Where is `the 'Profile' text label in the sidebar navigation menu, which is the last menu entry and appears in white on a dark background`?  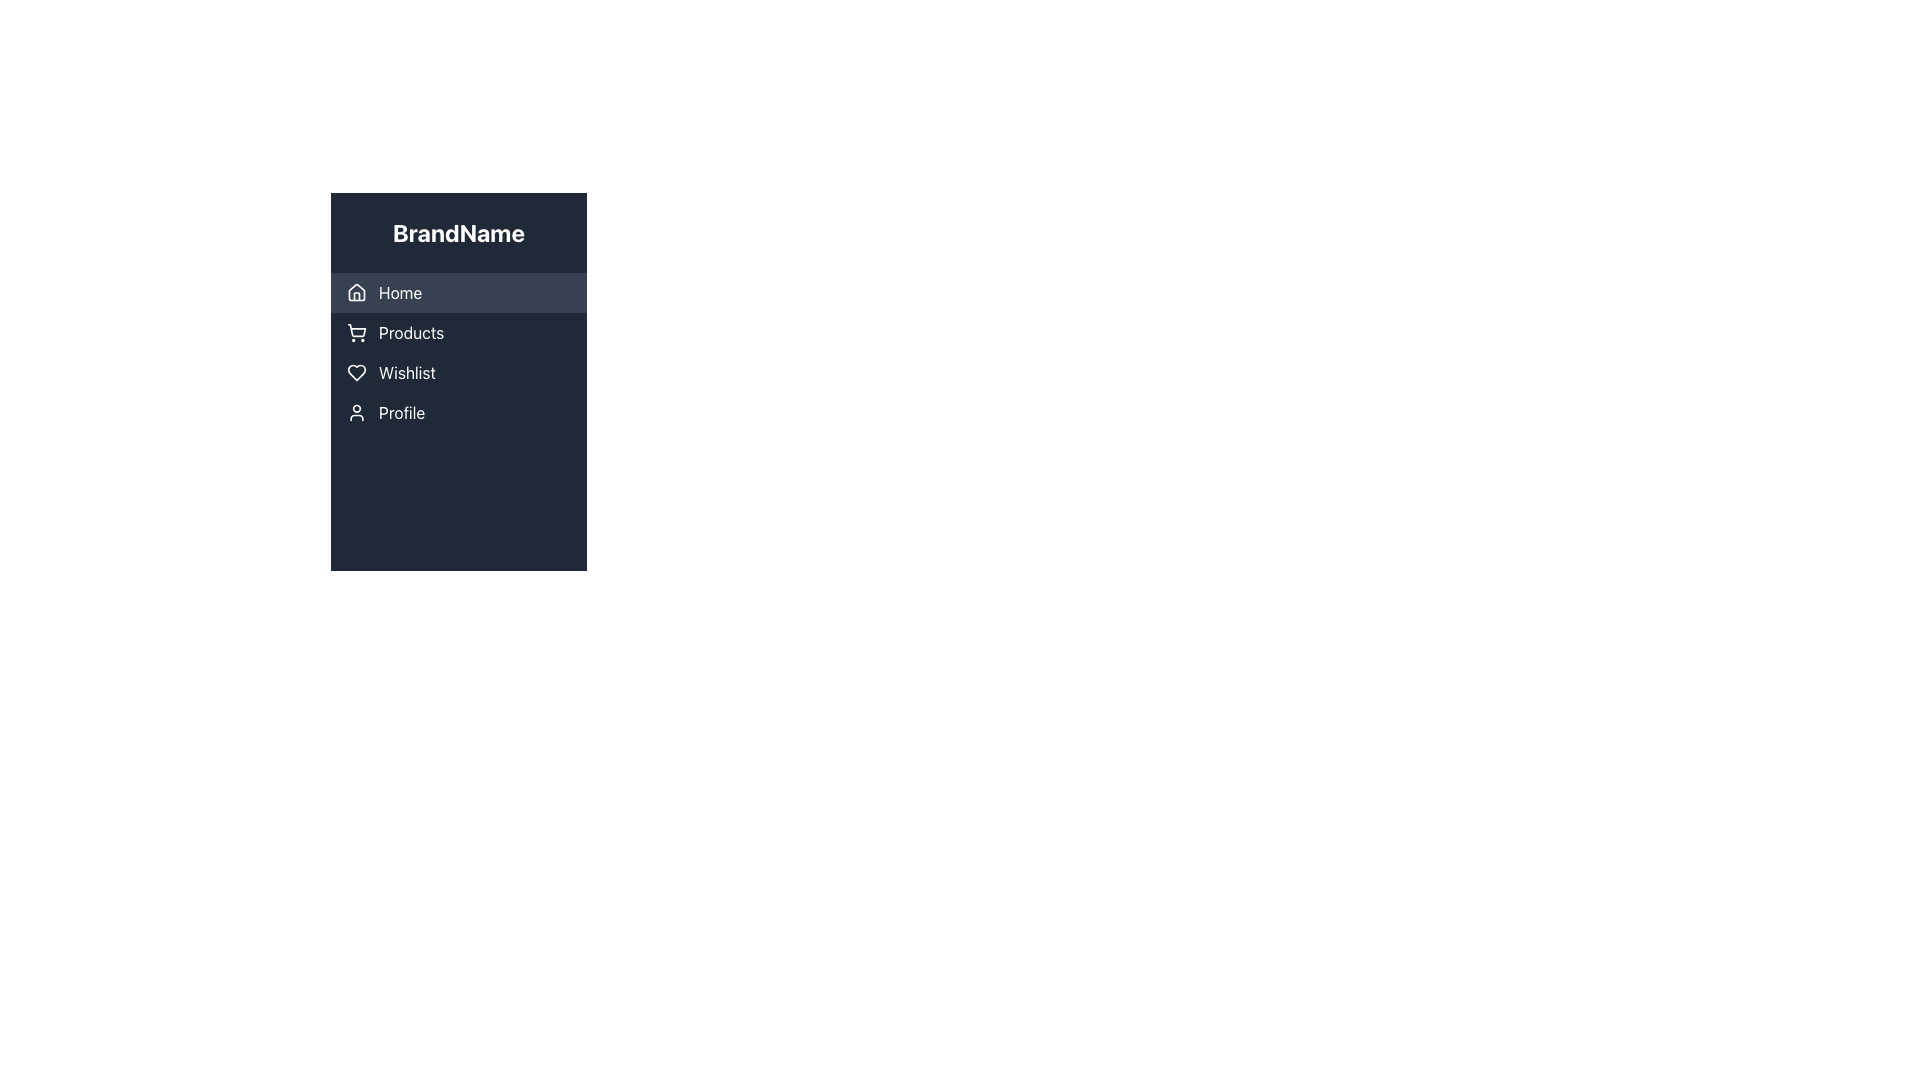 the 'Profile' text label in the sidebar navigation menu, which is the last menu entry and appears in white on a dark background is located at coordinates (401, 411).